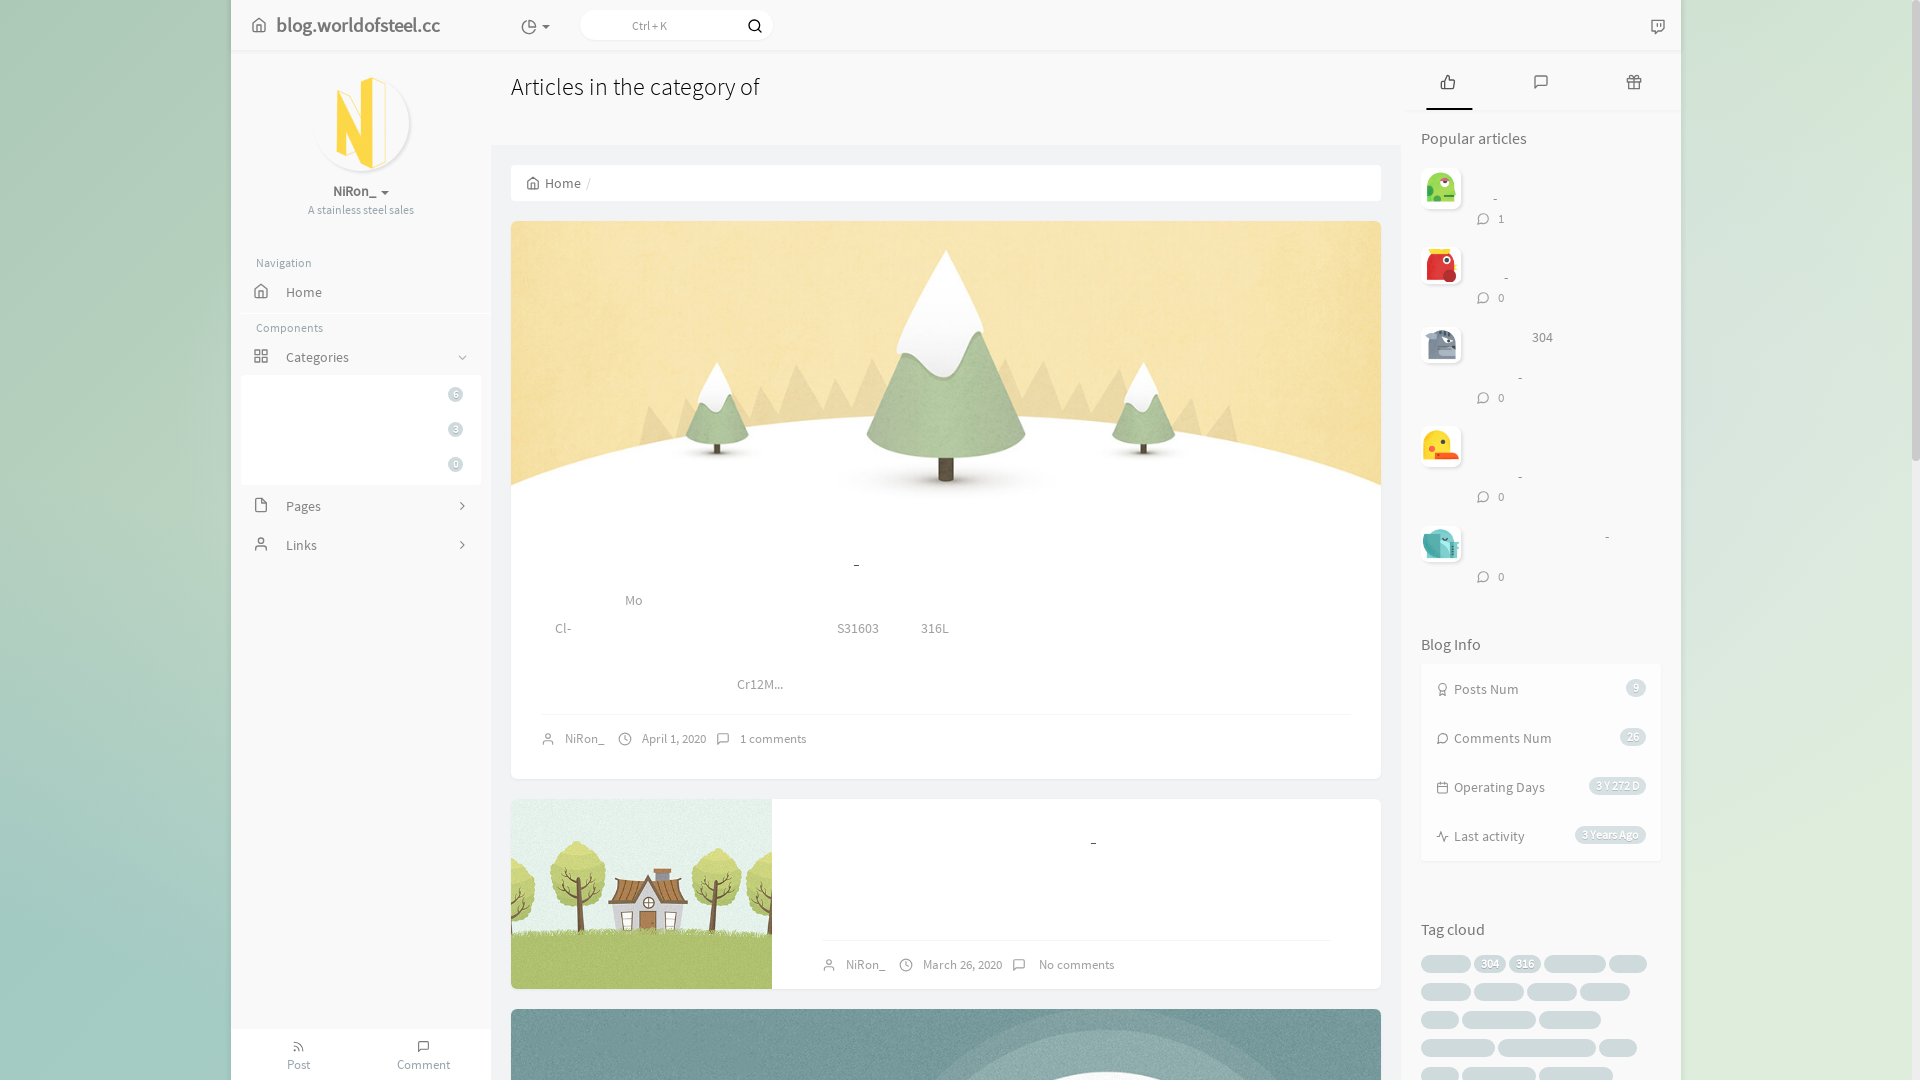 This screenshot has width=1920, height=1080. I want to click on 'Random articles', so click(1634, 79).